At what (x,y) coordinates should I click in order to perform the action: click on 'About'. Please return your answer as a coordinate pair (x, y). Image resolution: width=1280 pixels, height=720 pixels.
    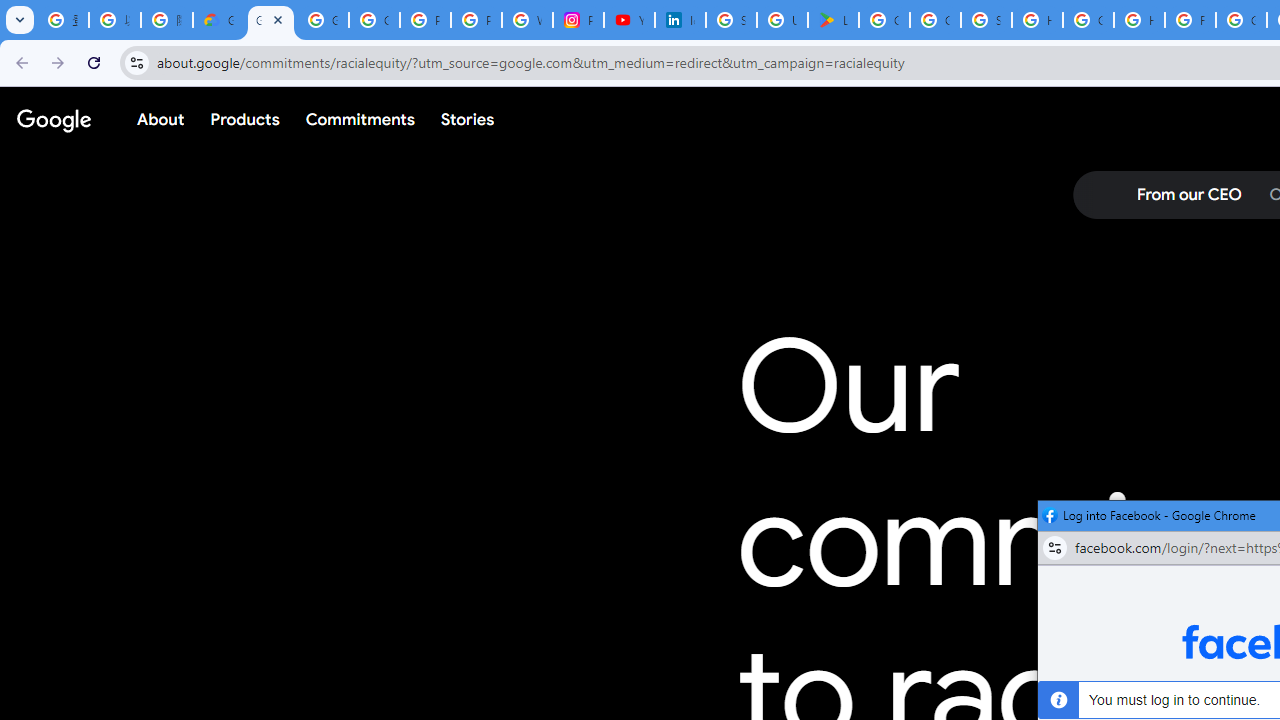
    Looking at the image, I should click on (161, 119).